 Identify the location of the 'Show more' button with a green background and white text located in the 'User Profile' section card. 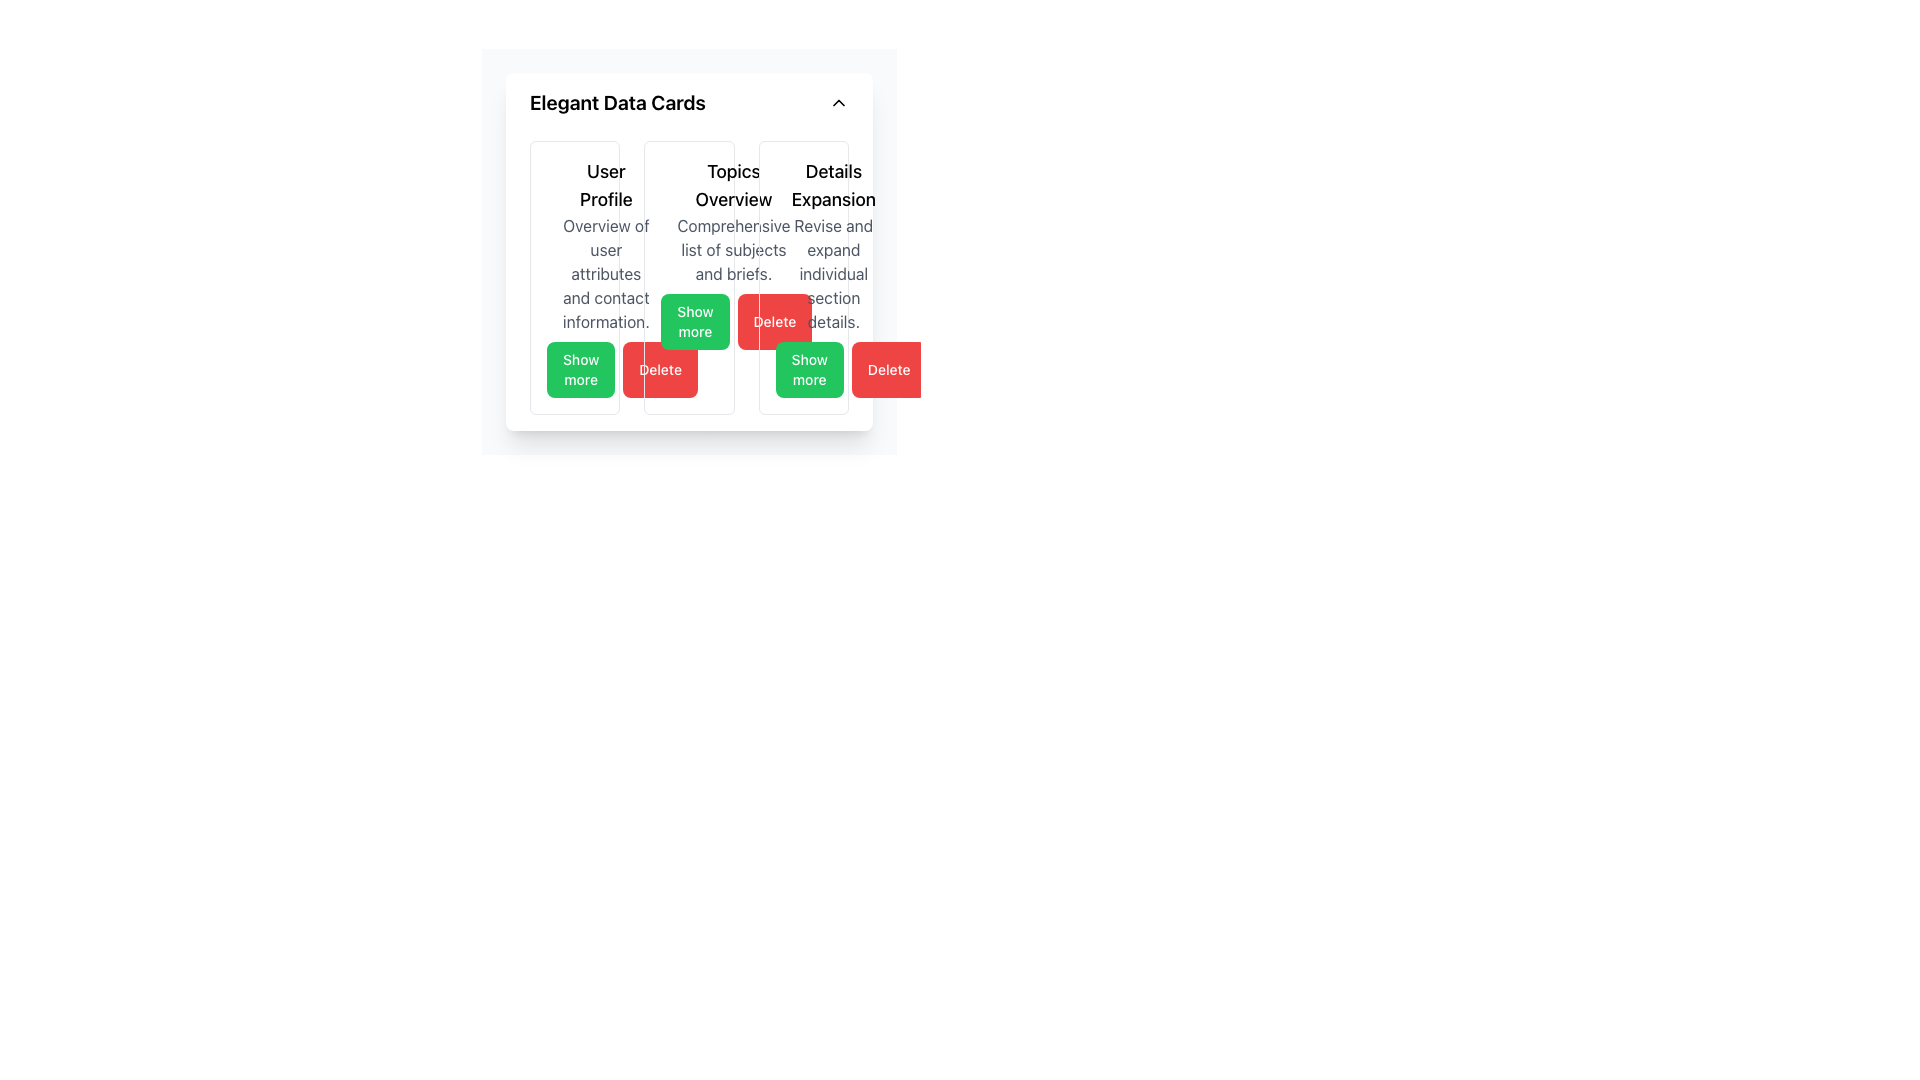
(574, 370).